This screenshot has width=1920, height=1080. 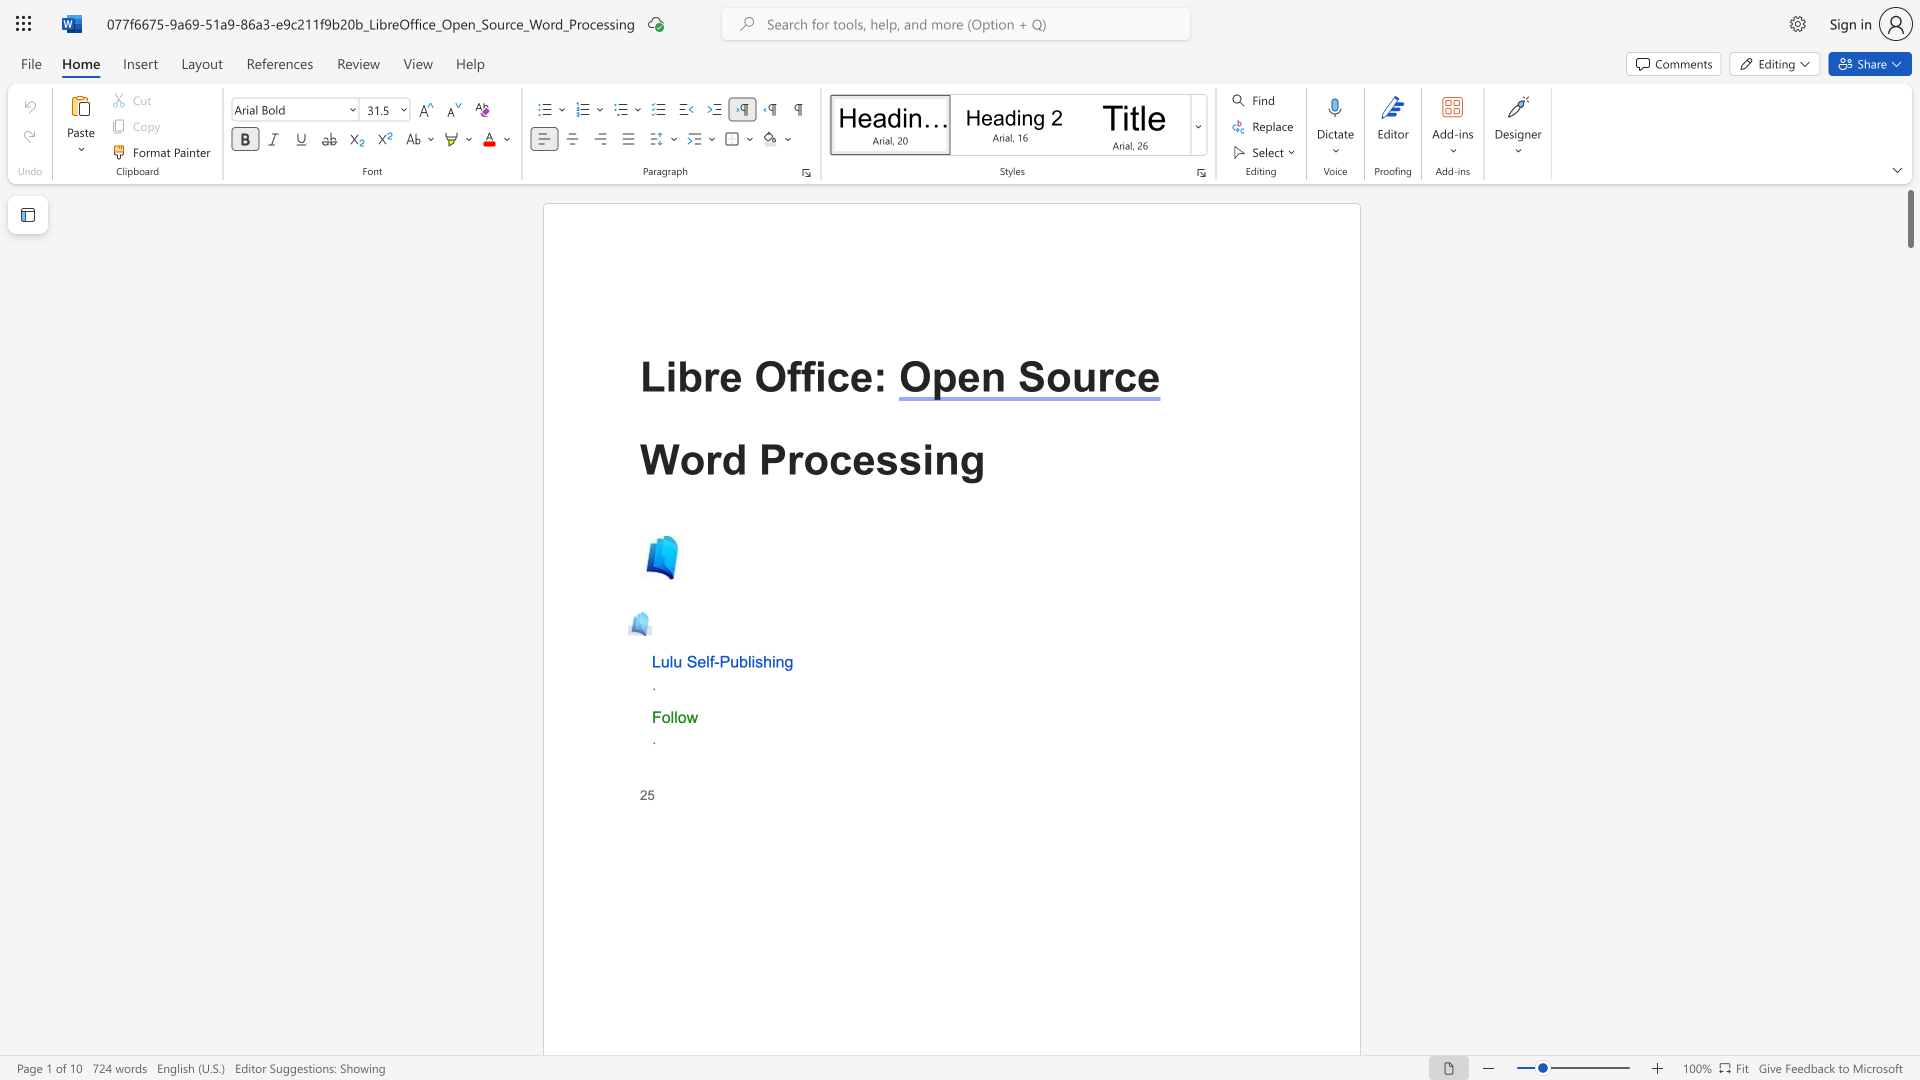 What do you see at coordinates (712, 661) in the screenshot?
I see `the 1th character "f" in the text` at bounding box center [712, 661].